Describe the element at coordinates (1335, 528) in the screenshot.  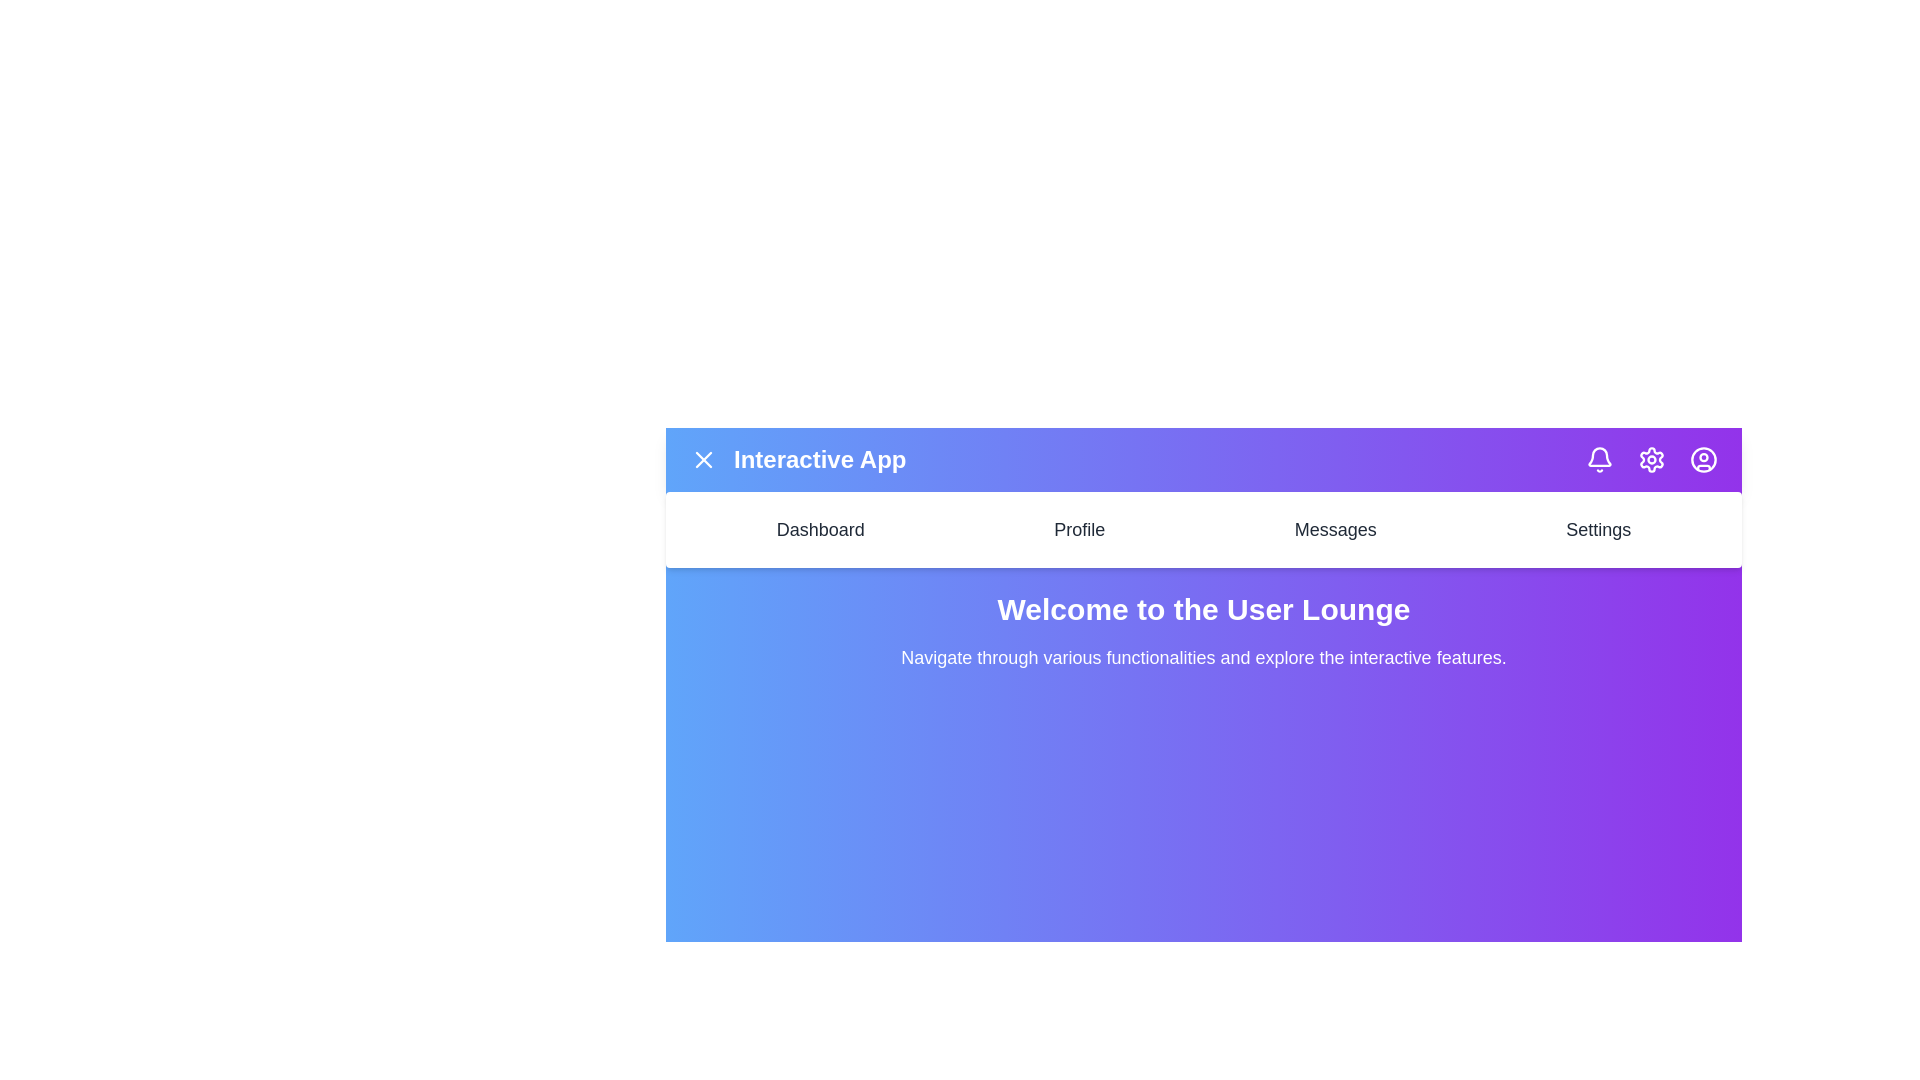
I see `the Messages navigation menu item` at that location.